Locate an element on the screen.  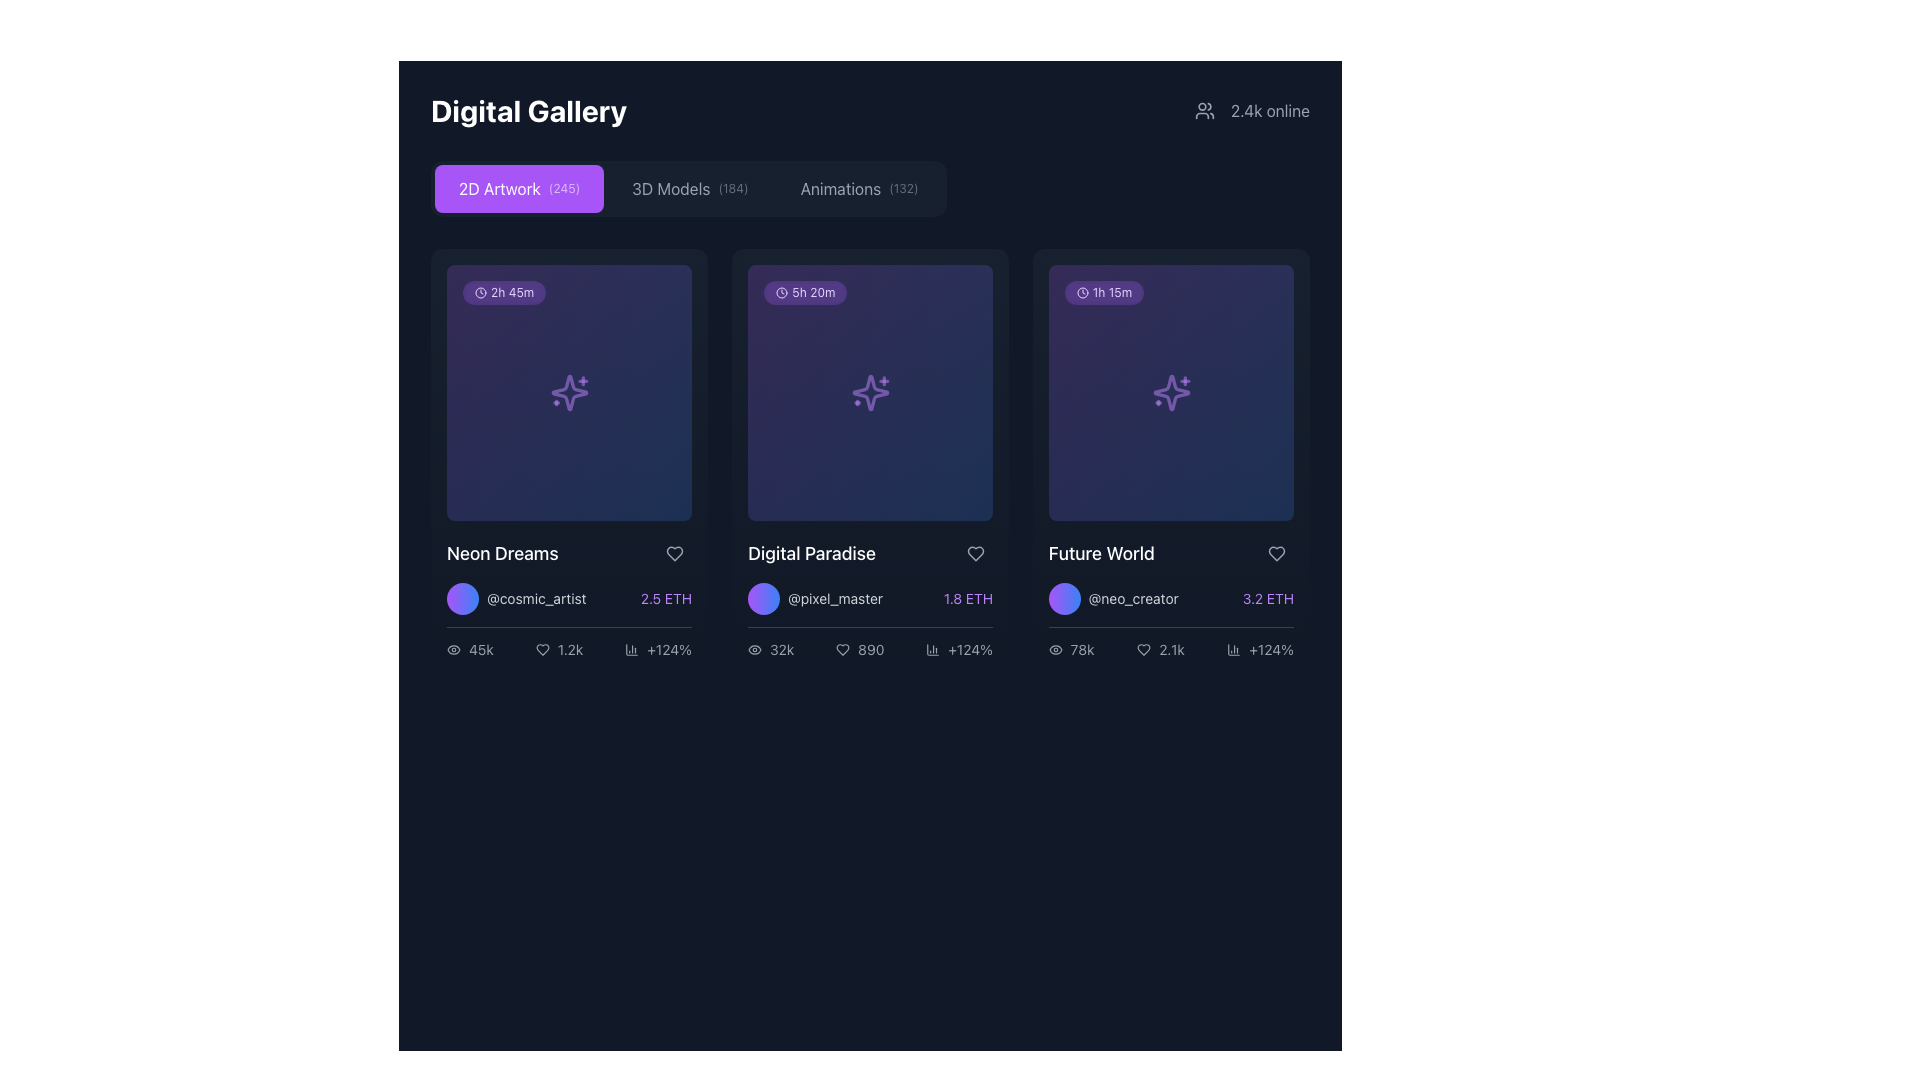
the icon representing statistical data located to the left of the '+124%' text in the lower-right portion of the 'Future World' card is located at coordinates (1233, 650).